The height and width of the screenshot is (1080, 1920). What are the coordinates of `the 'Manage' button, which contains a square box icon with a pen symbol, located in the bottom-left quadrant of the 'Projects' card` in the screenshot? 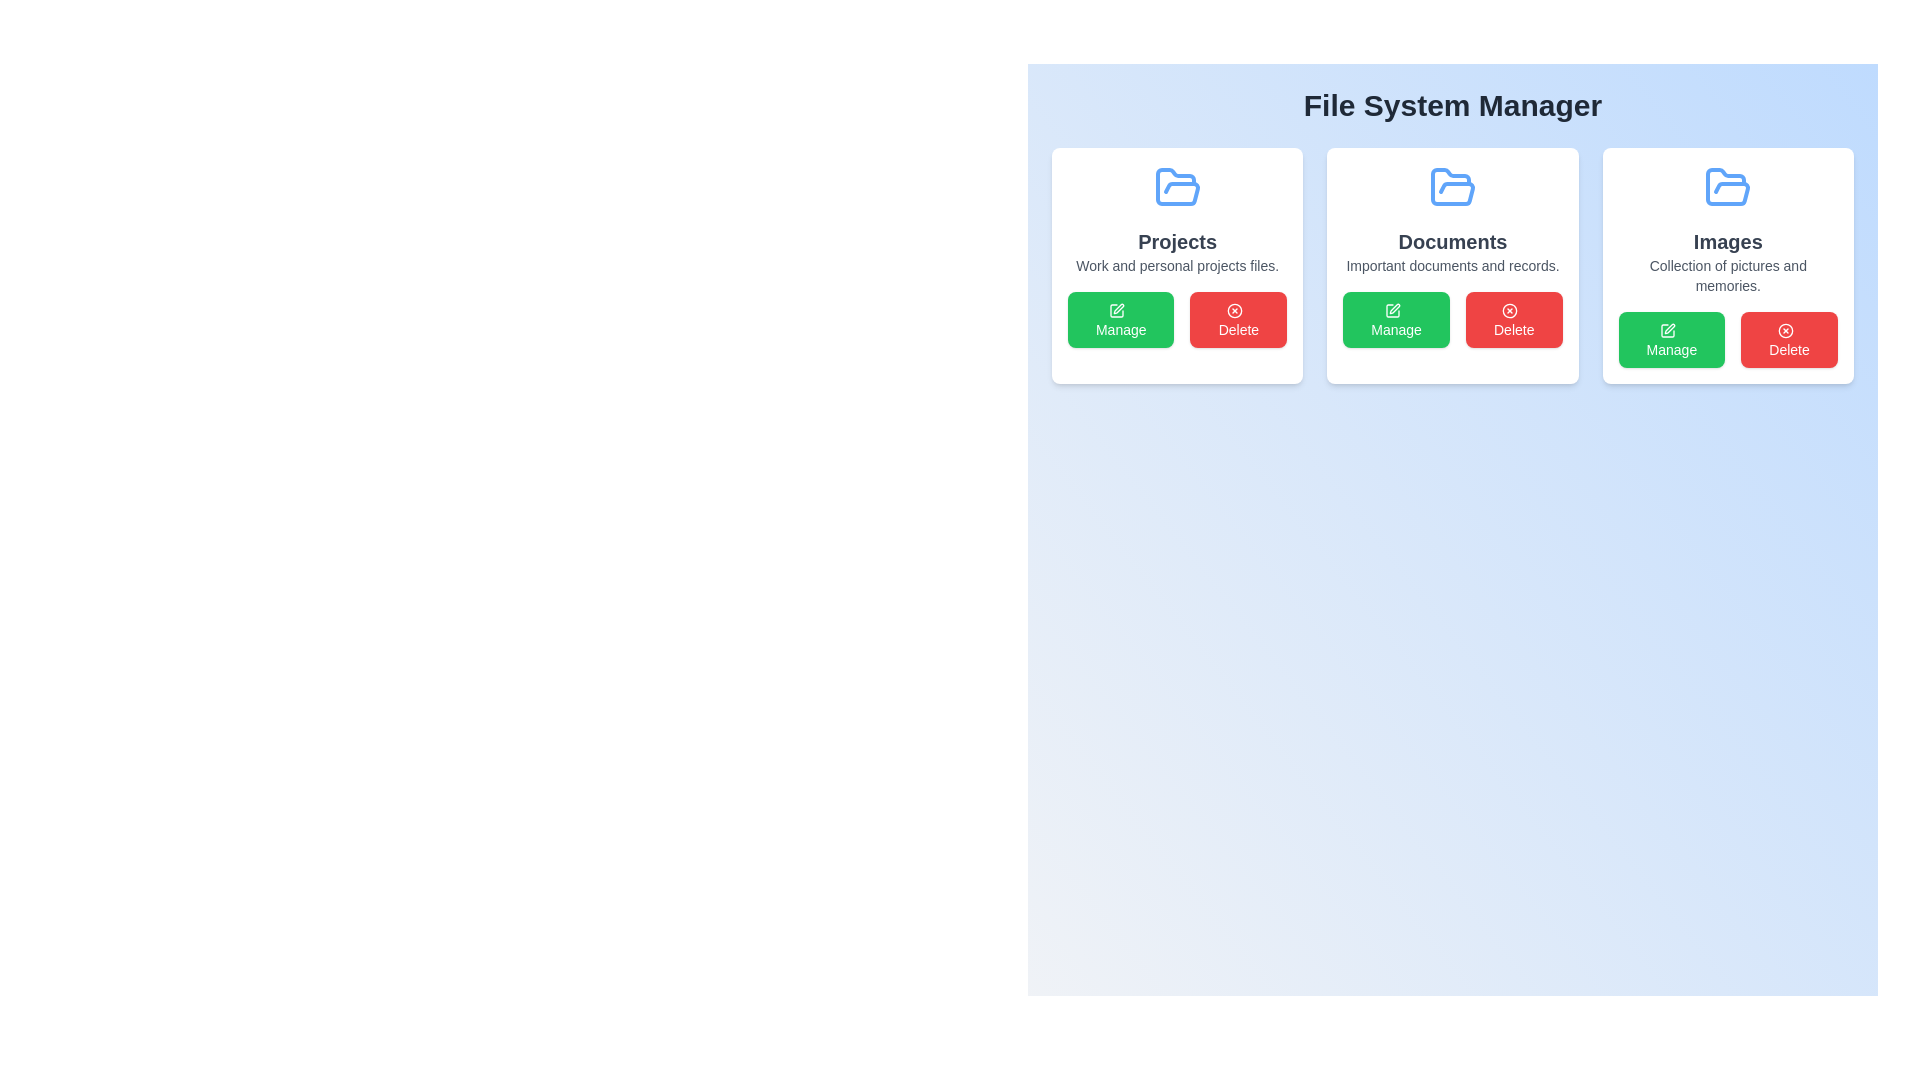 It's located at (1116, 311).